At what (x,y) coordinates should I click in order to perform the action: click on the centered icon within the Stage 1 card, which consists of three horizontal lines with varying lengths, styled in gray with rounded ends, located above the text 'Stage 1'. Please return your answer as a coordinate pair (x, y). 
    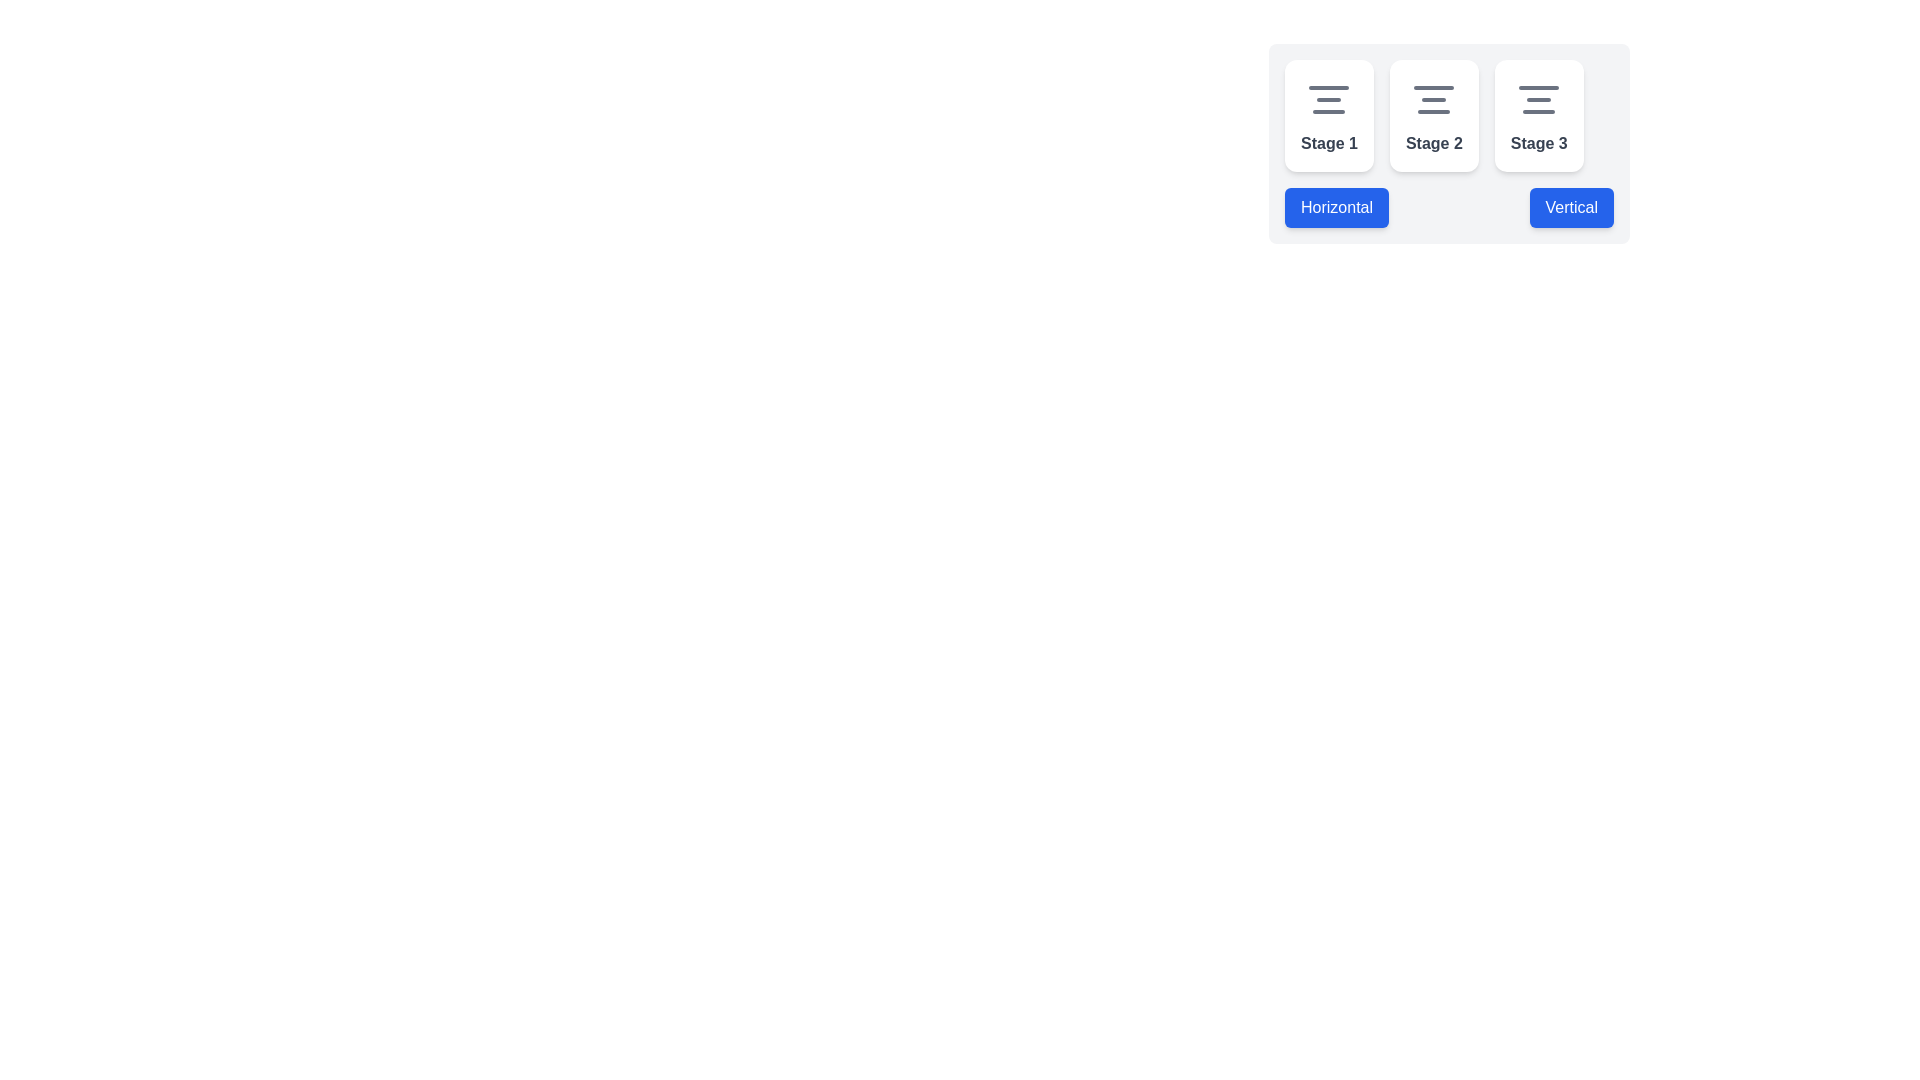
    Looking at the image, I should click on (1329, 100).